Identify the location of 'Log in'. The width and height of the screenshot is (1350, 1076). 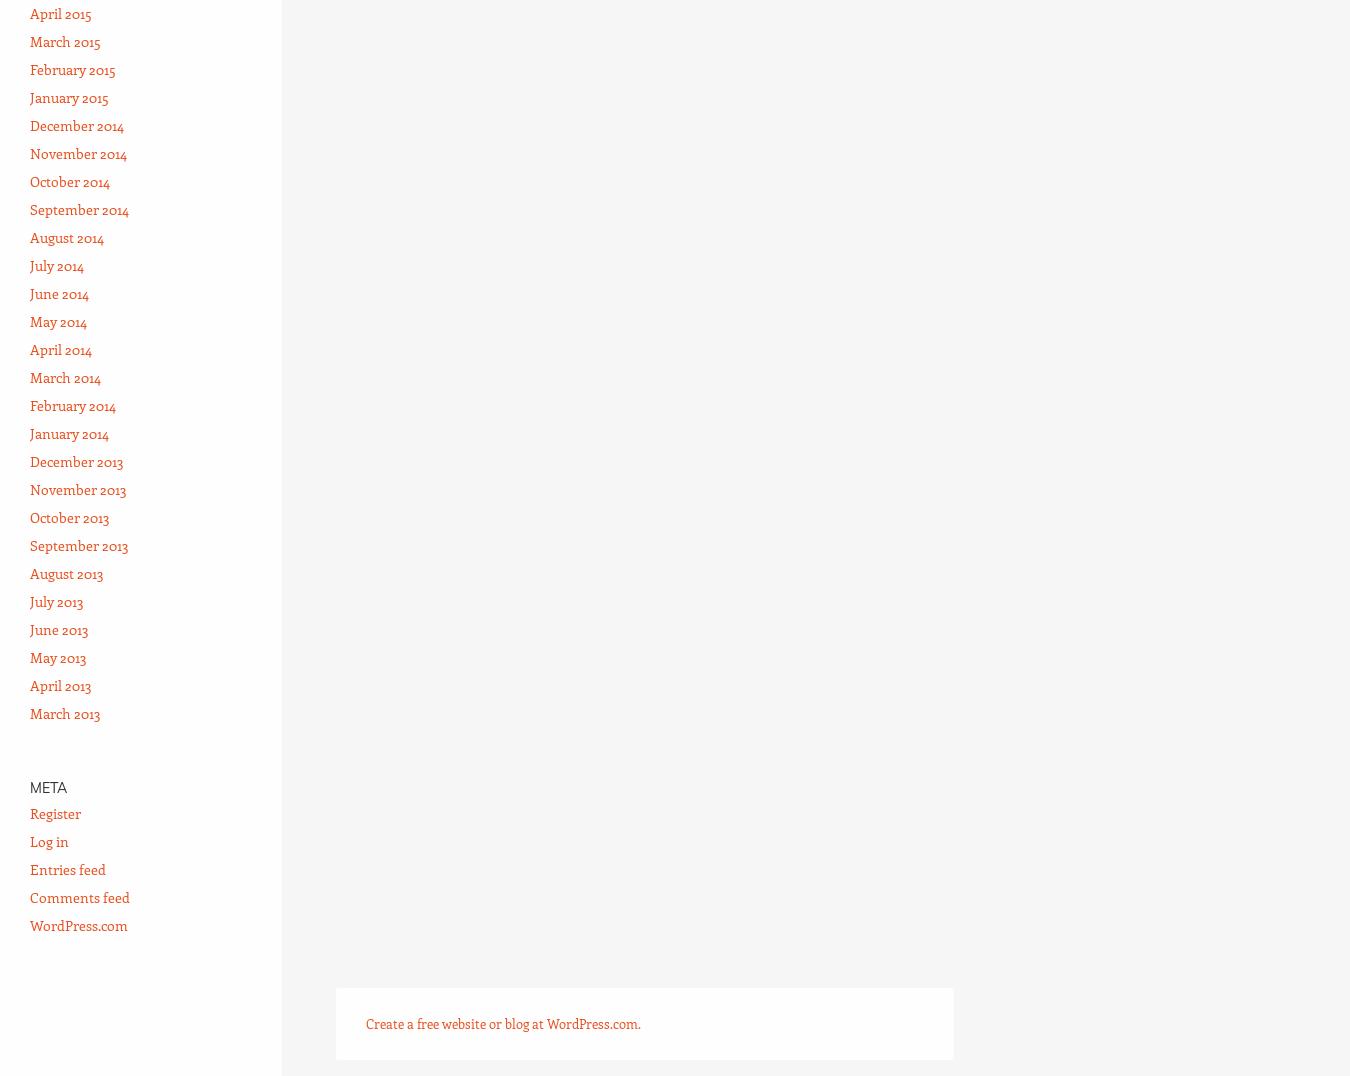
(28, 839).